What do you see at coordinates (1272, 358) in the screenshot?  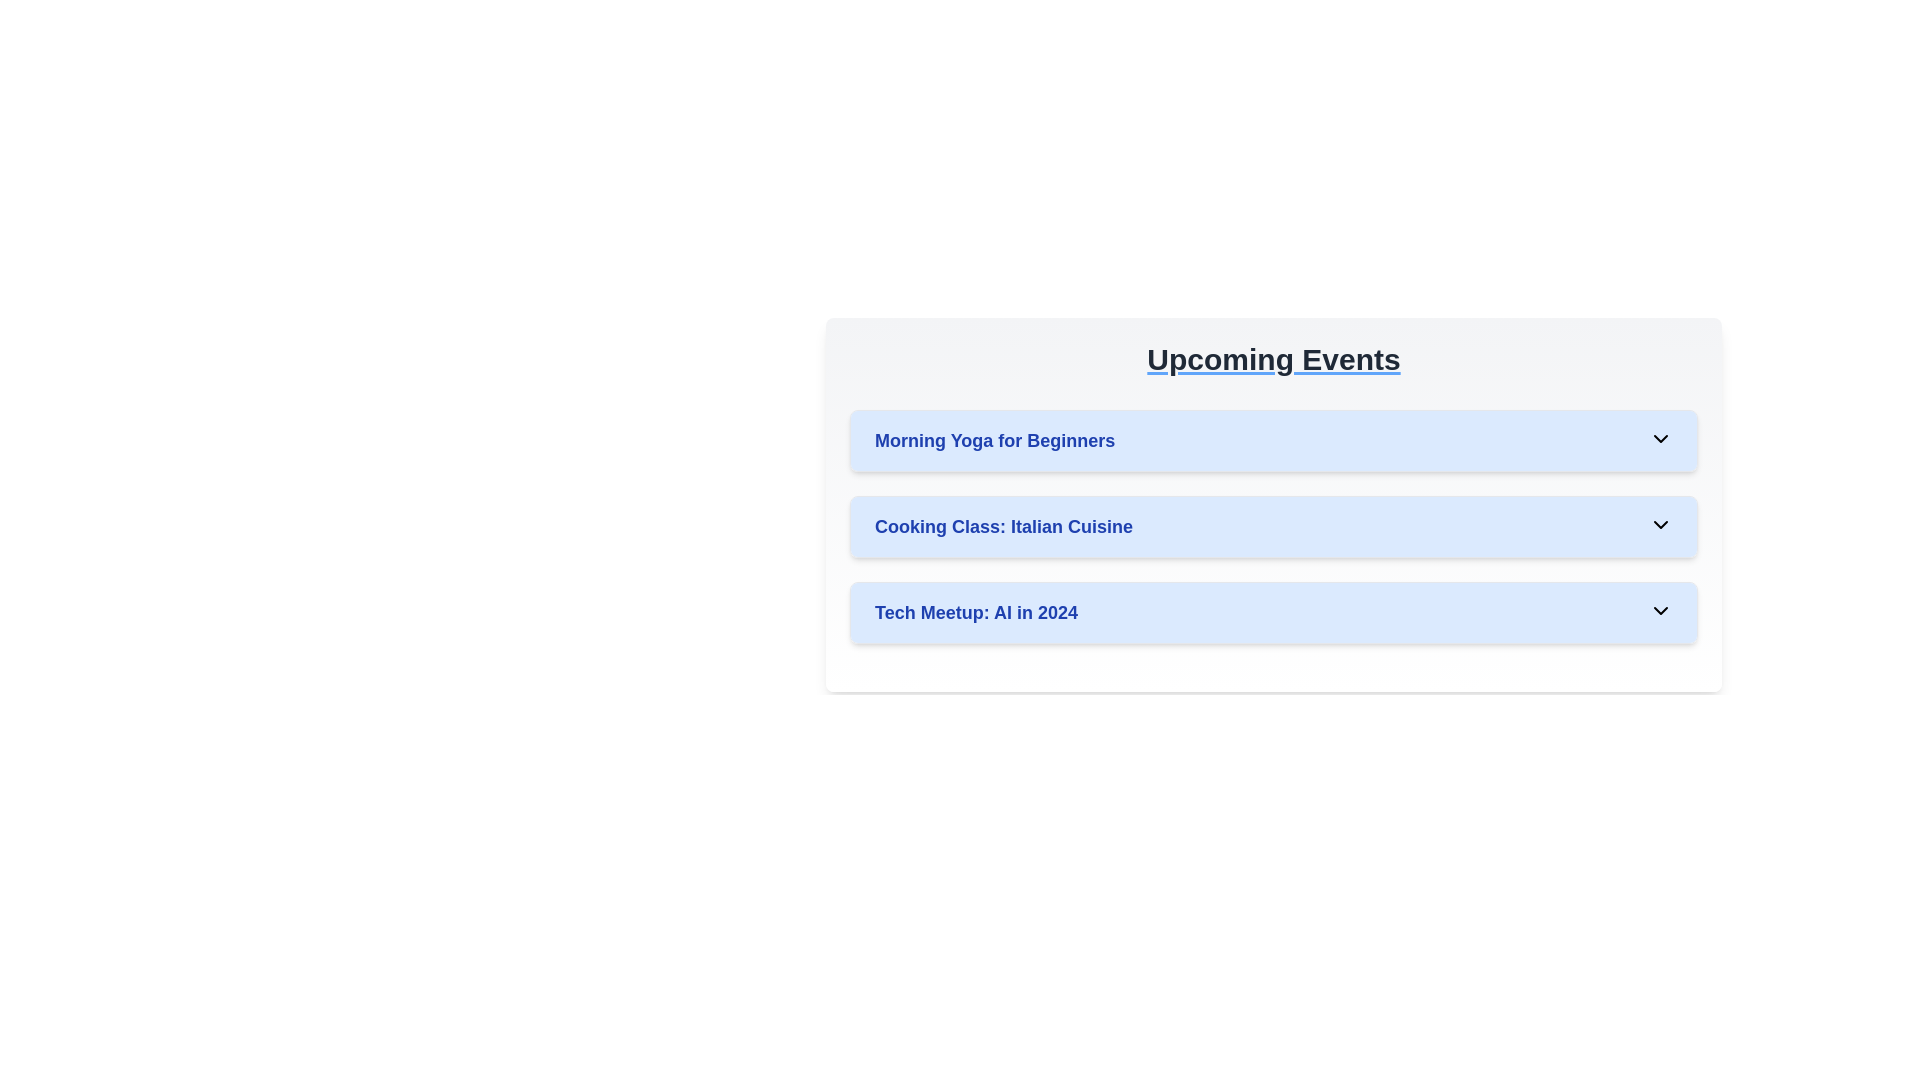 I see `the 'Upcoming Events' header text, which is the first heading in a card-styled section with a gradient background and rounded borders` at bounding box center [1272, 358].